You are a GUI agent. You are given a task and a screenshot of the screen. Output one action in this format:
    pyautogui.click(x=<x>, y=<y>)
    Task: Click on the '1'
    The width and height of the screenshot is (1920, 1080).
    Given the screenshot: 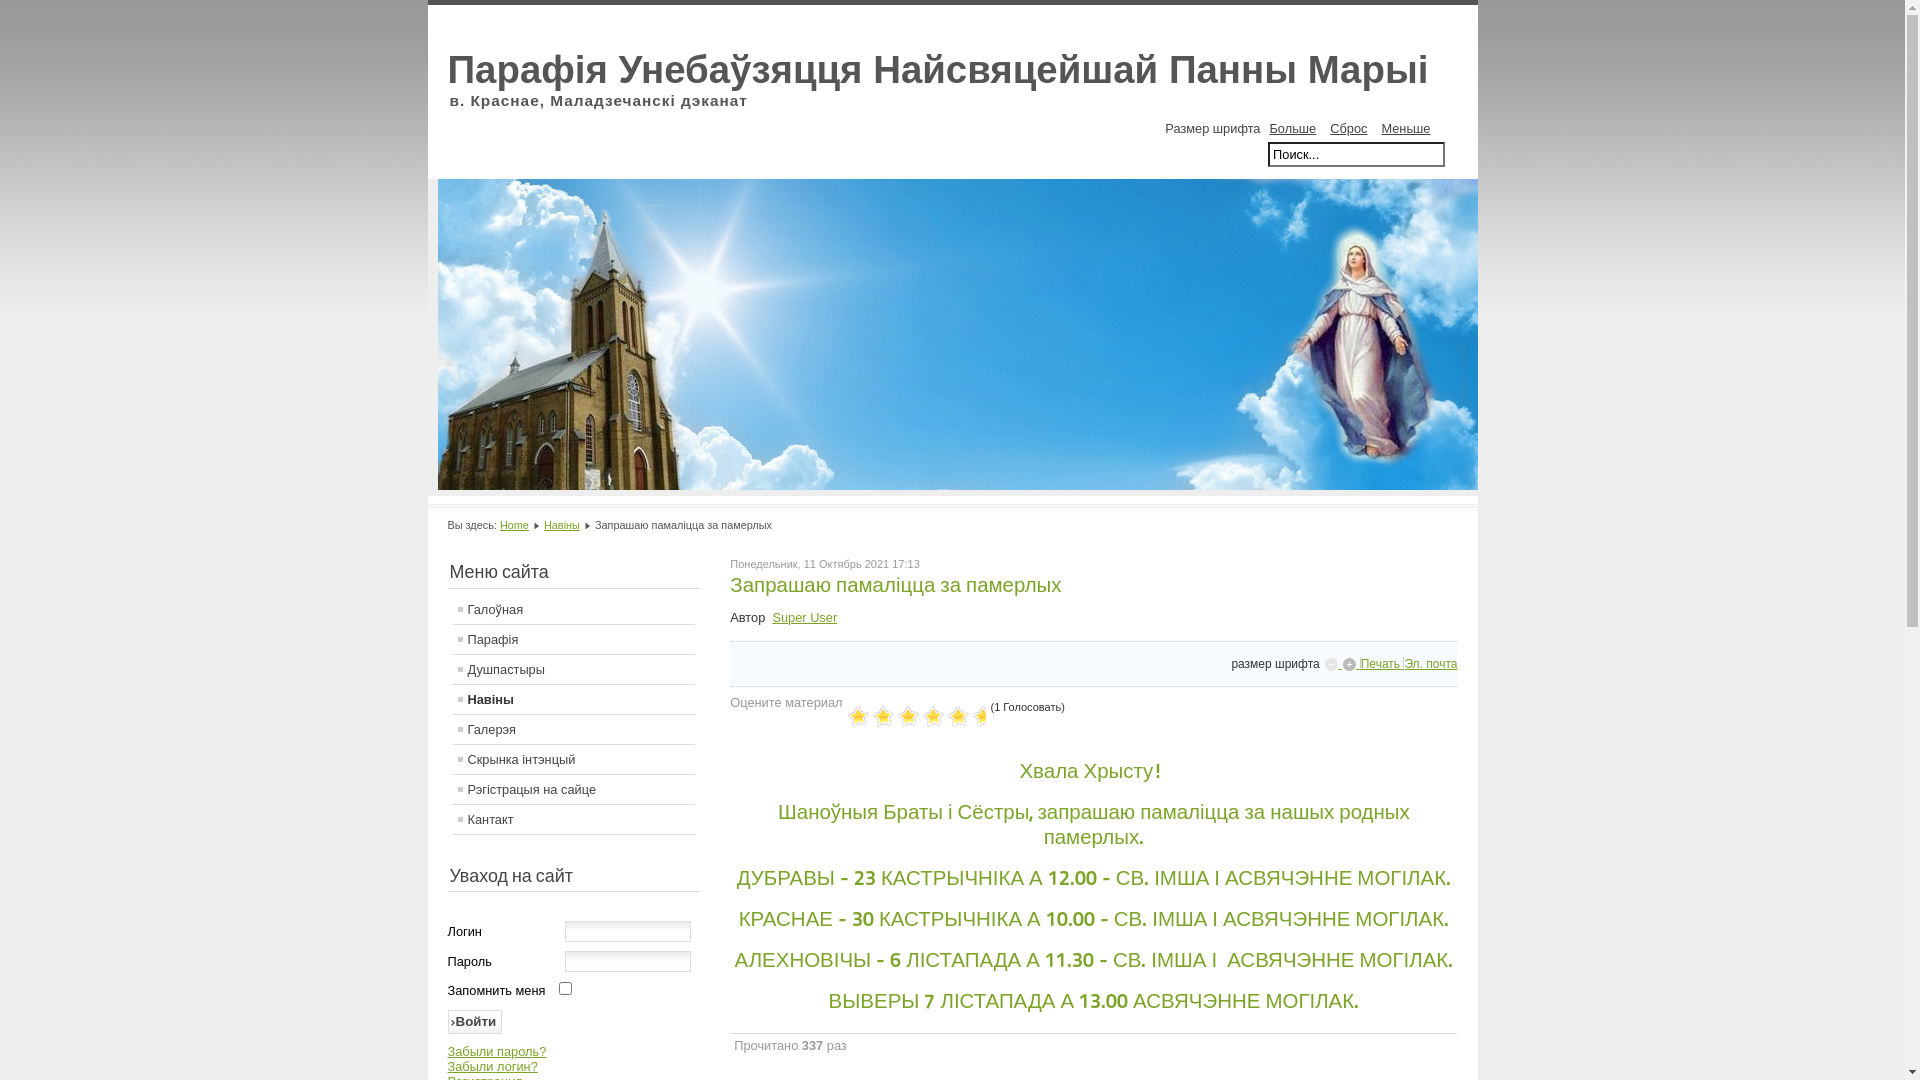 What is the action you would take?
    pyautogui.click(x=845, y=716)
    